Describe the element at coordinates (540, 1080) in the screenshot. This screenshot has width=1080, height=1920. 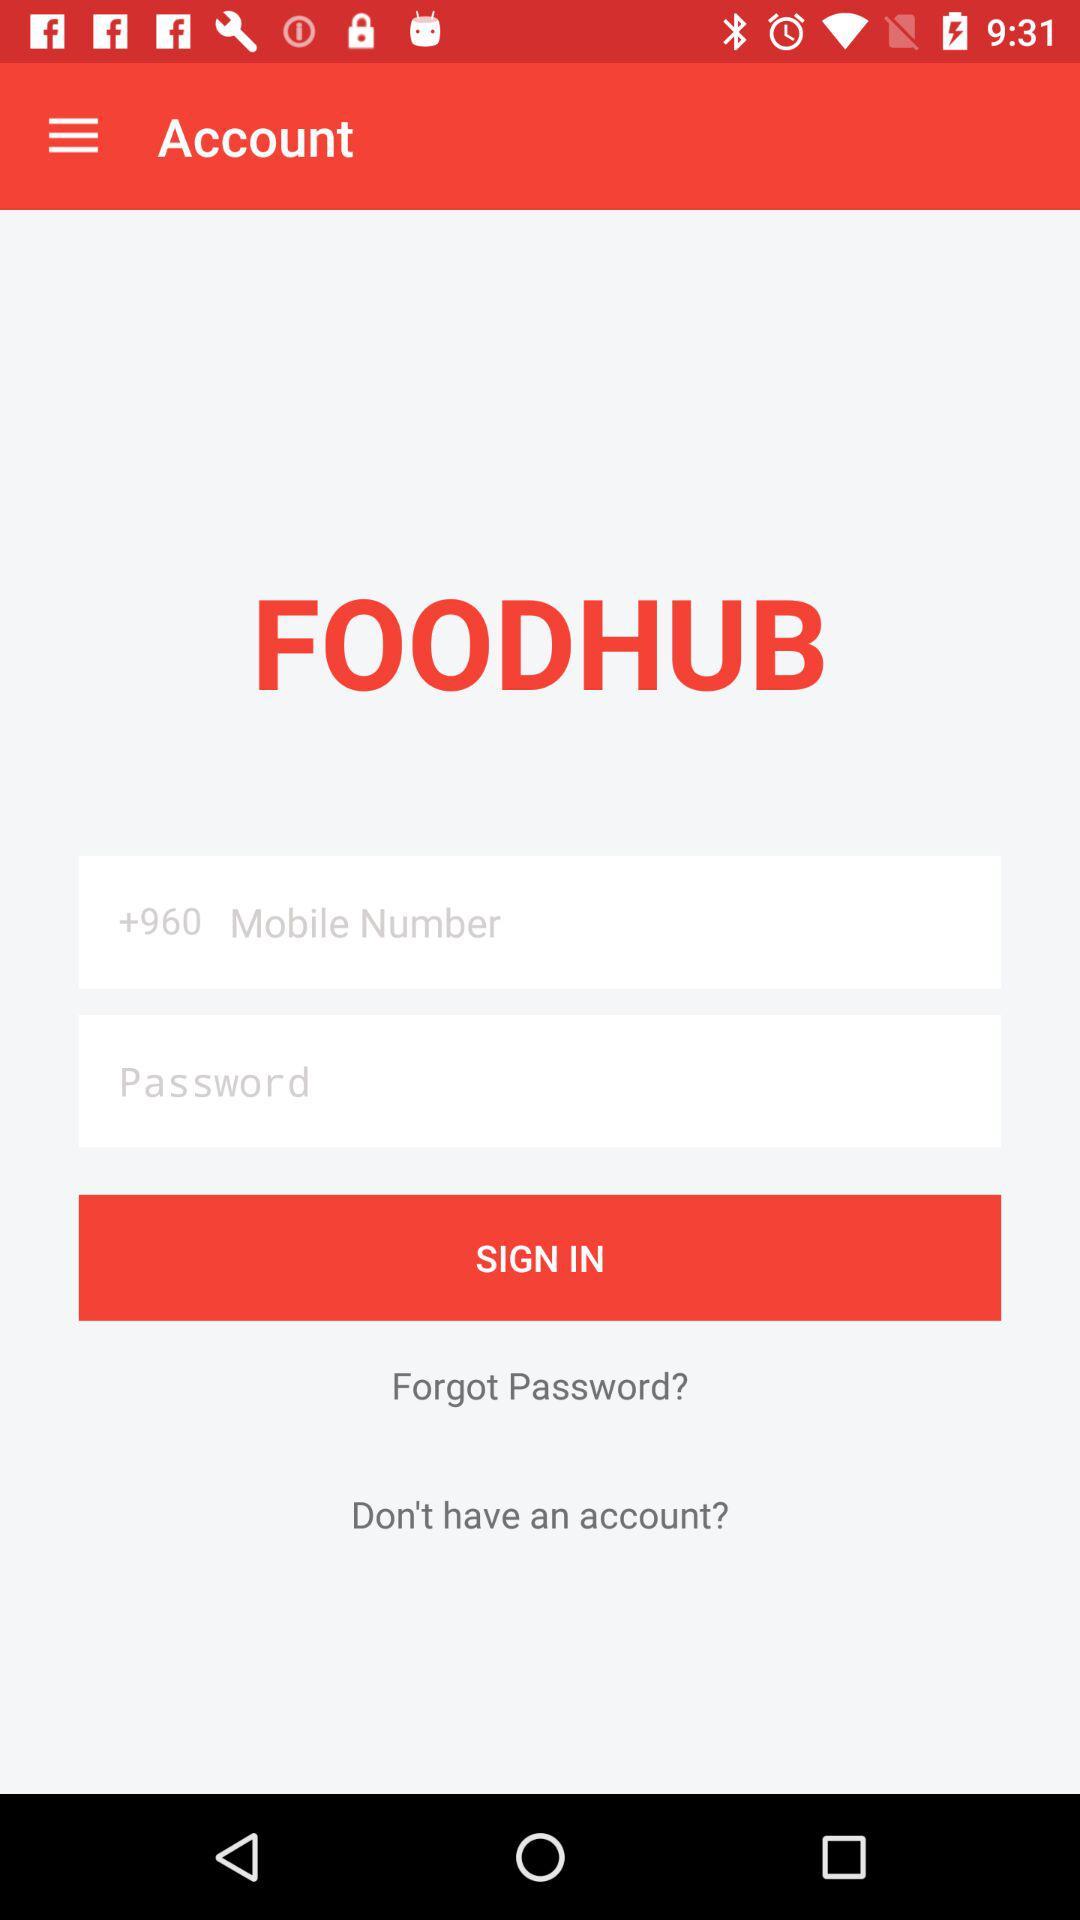
I see `your password` at that location.